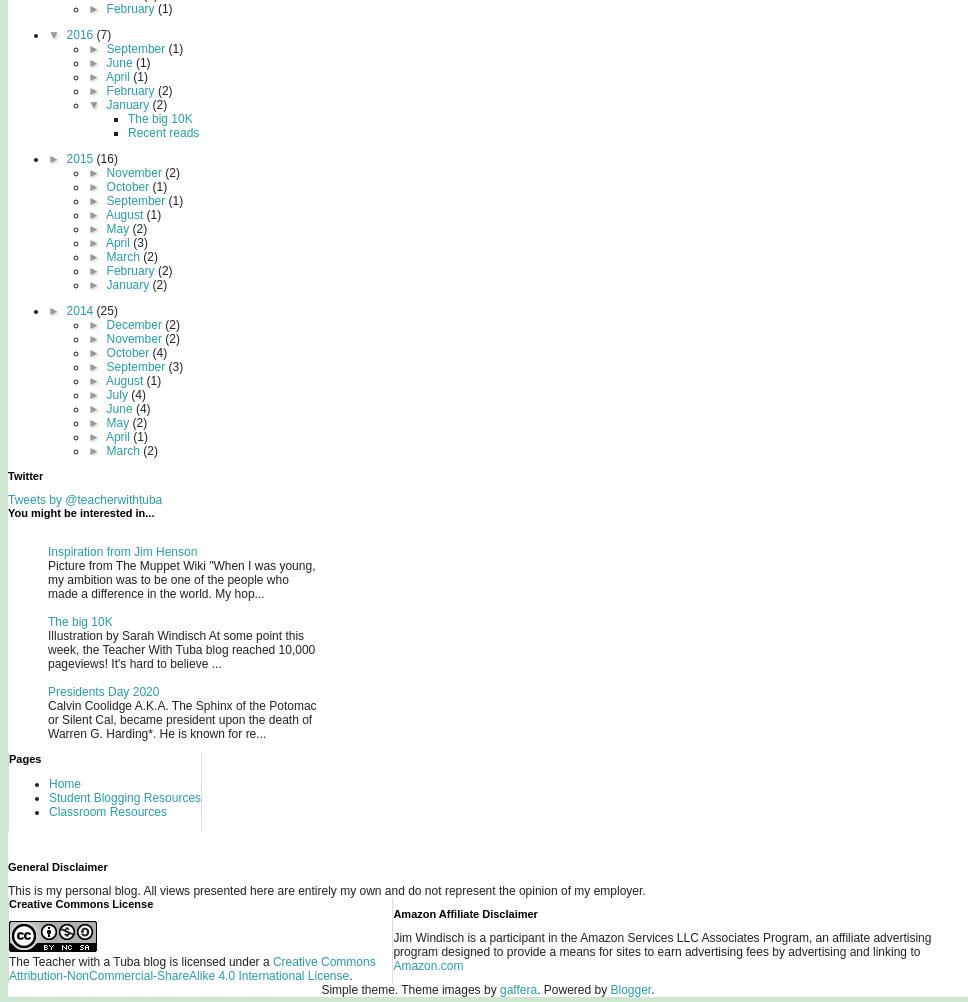  What do you see at coordinates (181, 578) in the screenshot?
I see `'Picture from The Muppet Wiki    "When I was young, my ambition was to be one of the people who made a difference in the world. My hop...'` at bounding box center [181, 578].